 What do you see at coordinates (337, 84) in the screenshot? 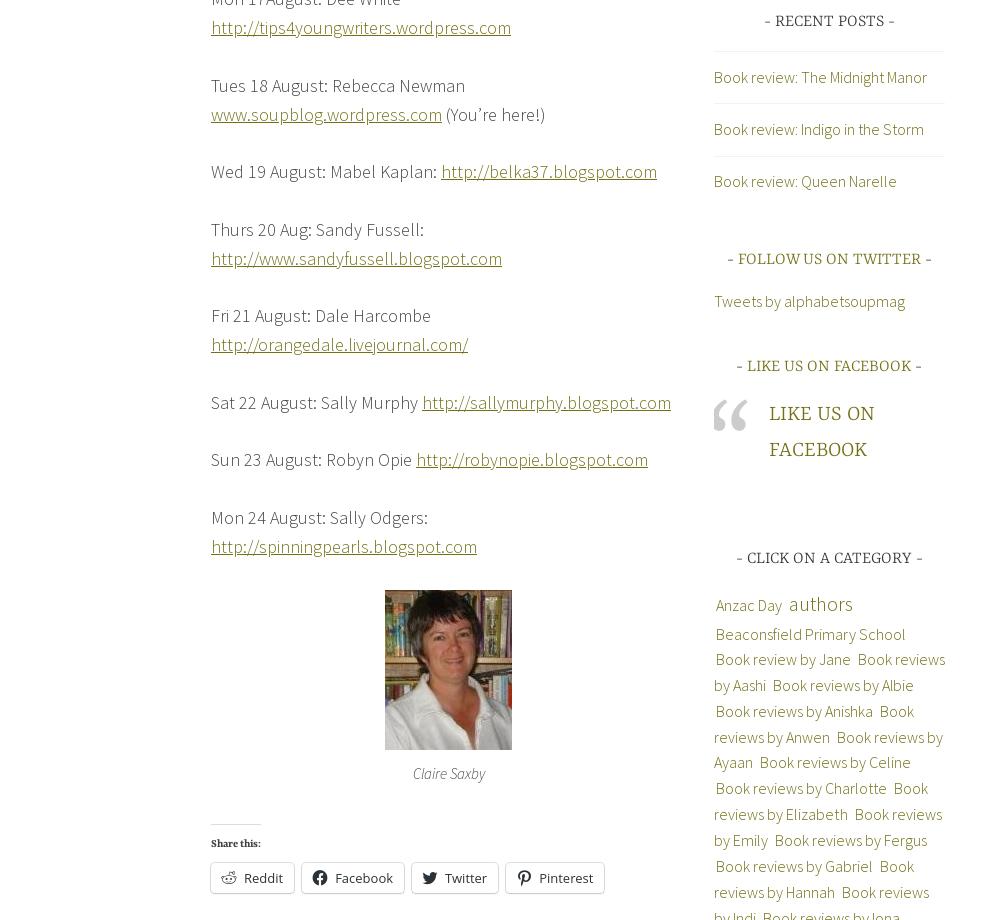
I see `'Tues 18 August: Rebecca Newman'` at bounding box center [337, 84].